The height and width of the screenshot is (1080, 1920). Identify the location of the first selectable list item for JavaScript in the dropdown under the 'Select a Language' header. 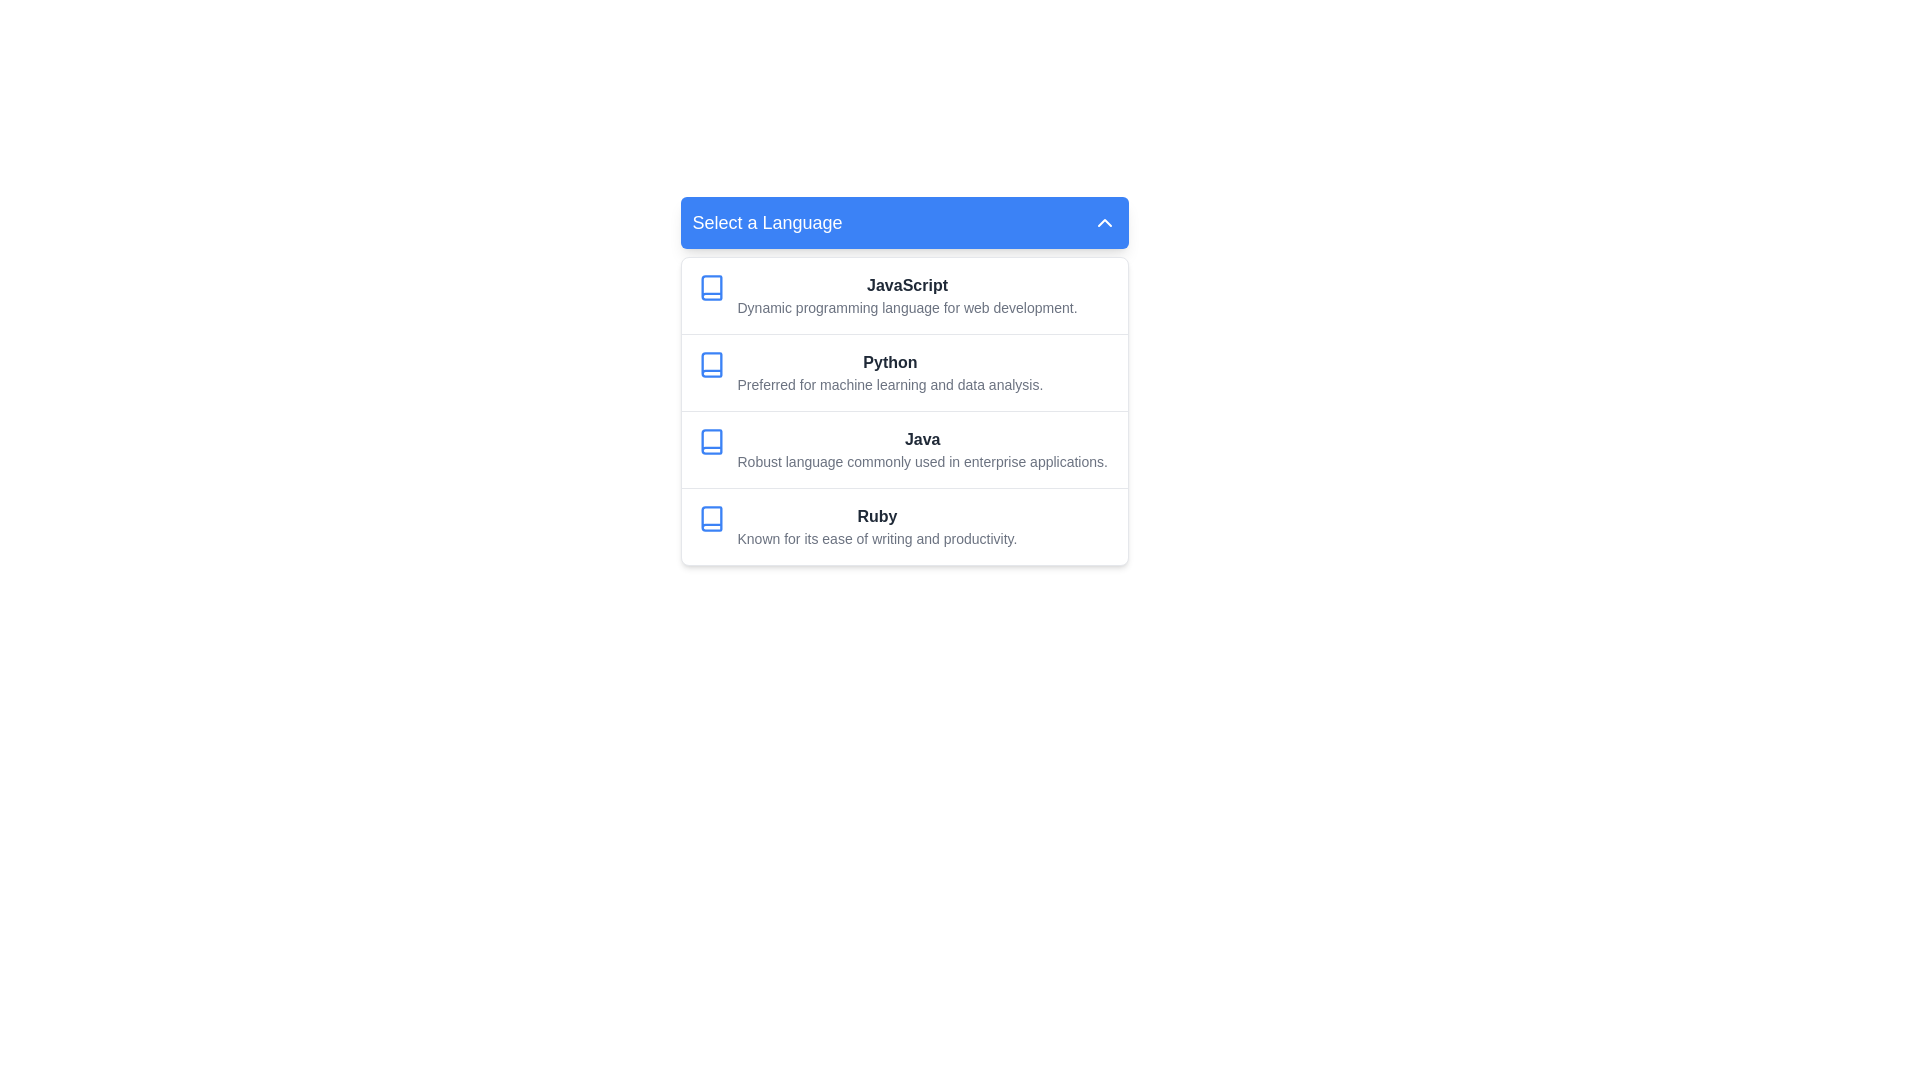
(903, 296).